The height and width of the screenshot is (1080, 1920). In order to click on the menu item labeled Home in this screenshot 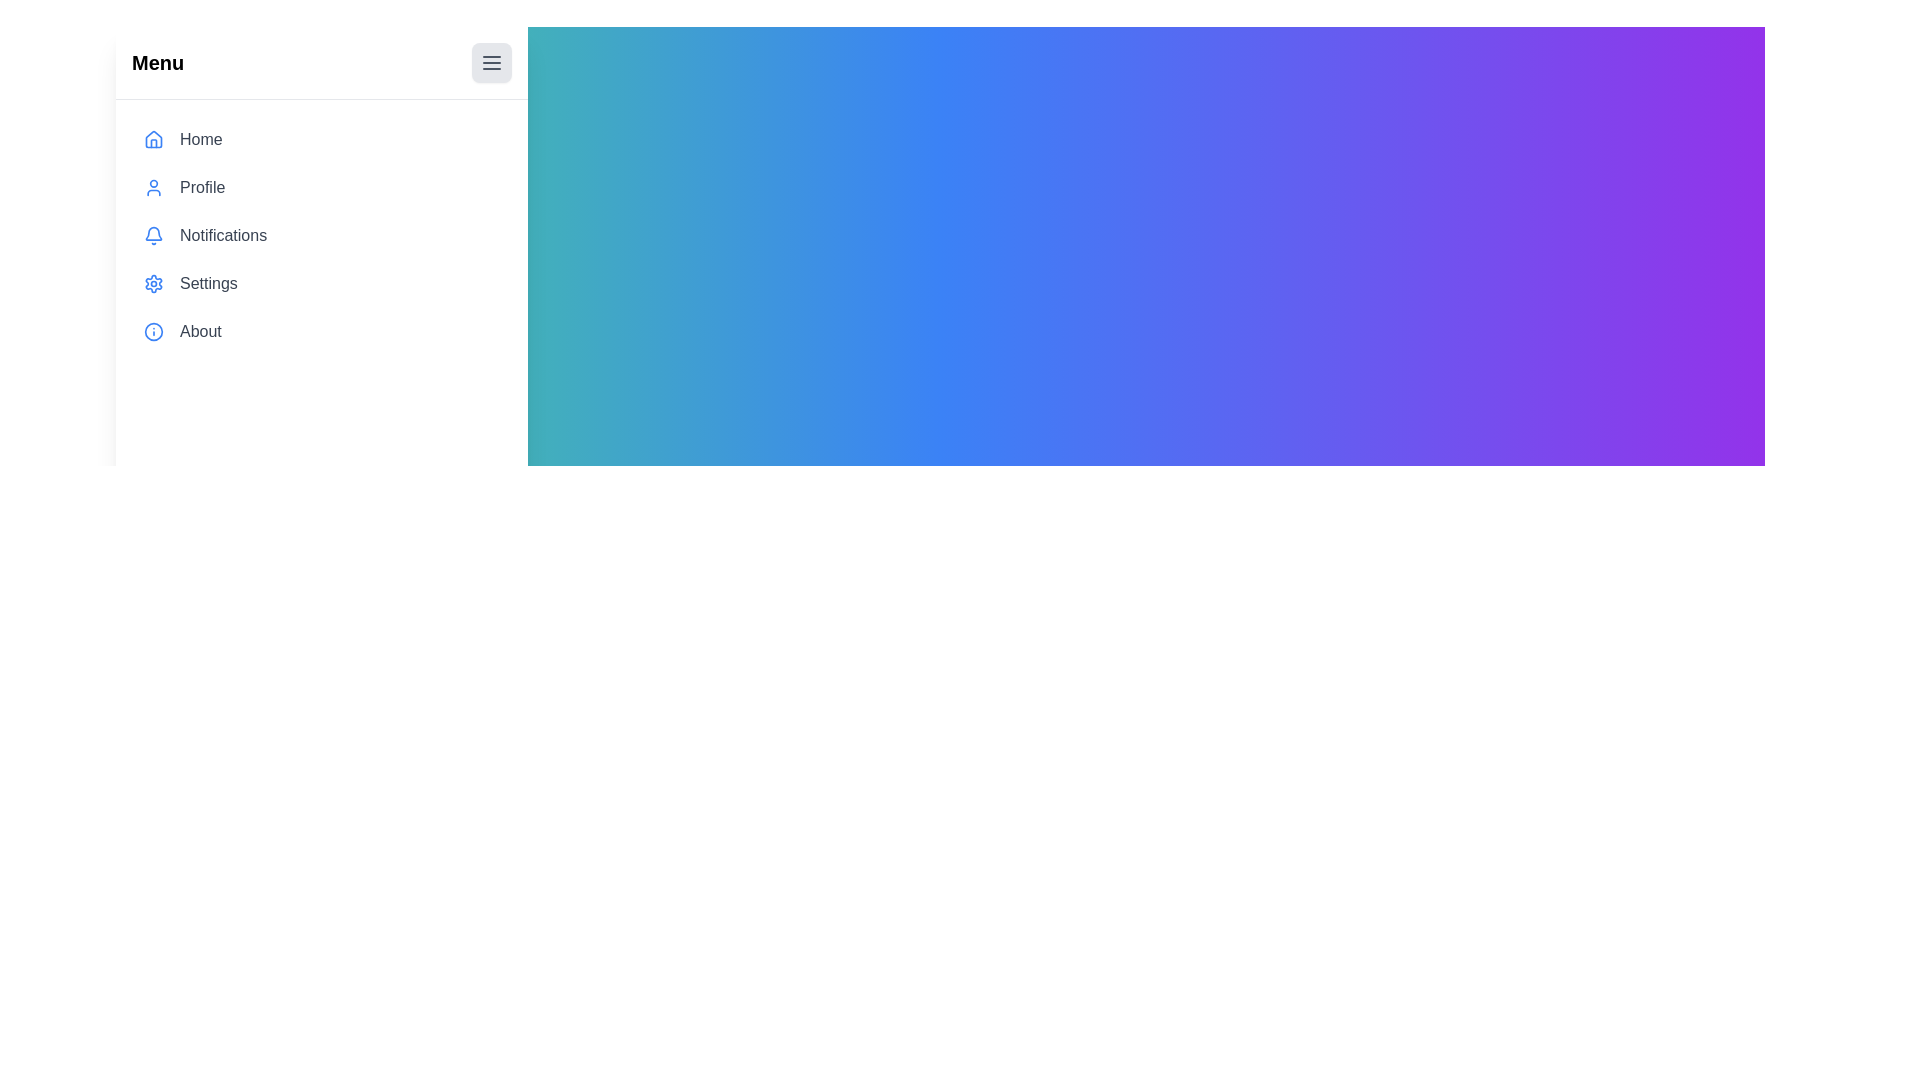, I will do `click(322, 138)`.